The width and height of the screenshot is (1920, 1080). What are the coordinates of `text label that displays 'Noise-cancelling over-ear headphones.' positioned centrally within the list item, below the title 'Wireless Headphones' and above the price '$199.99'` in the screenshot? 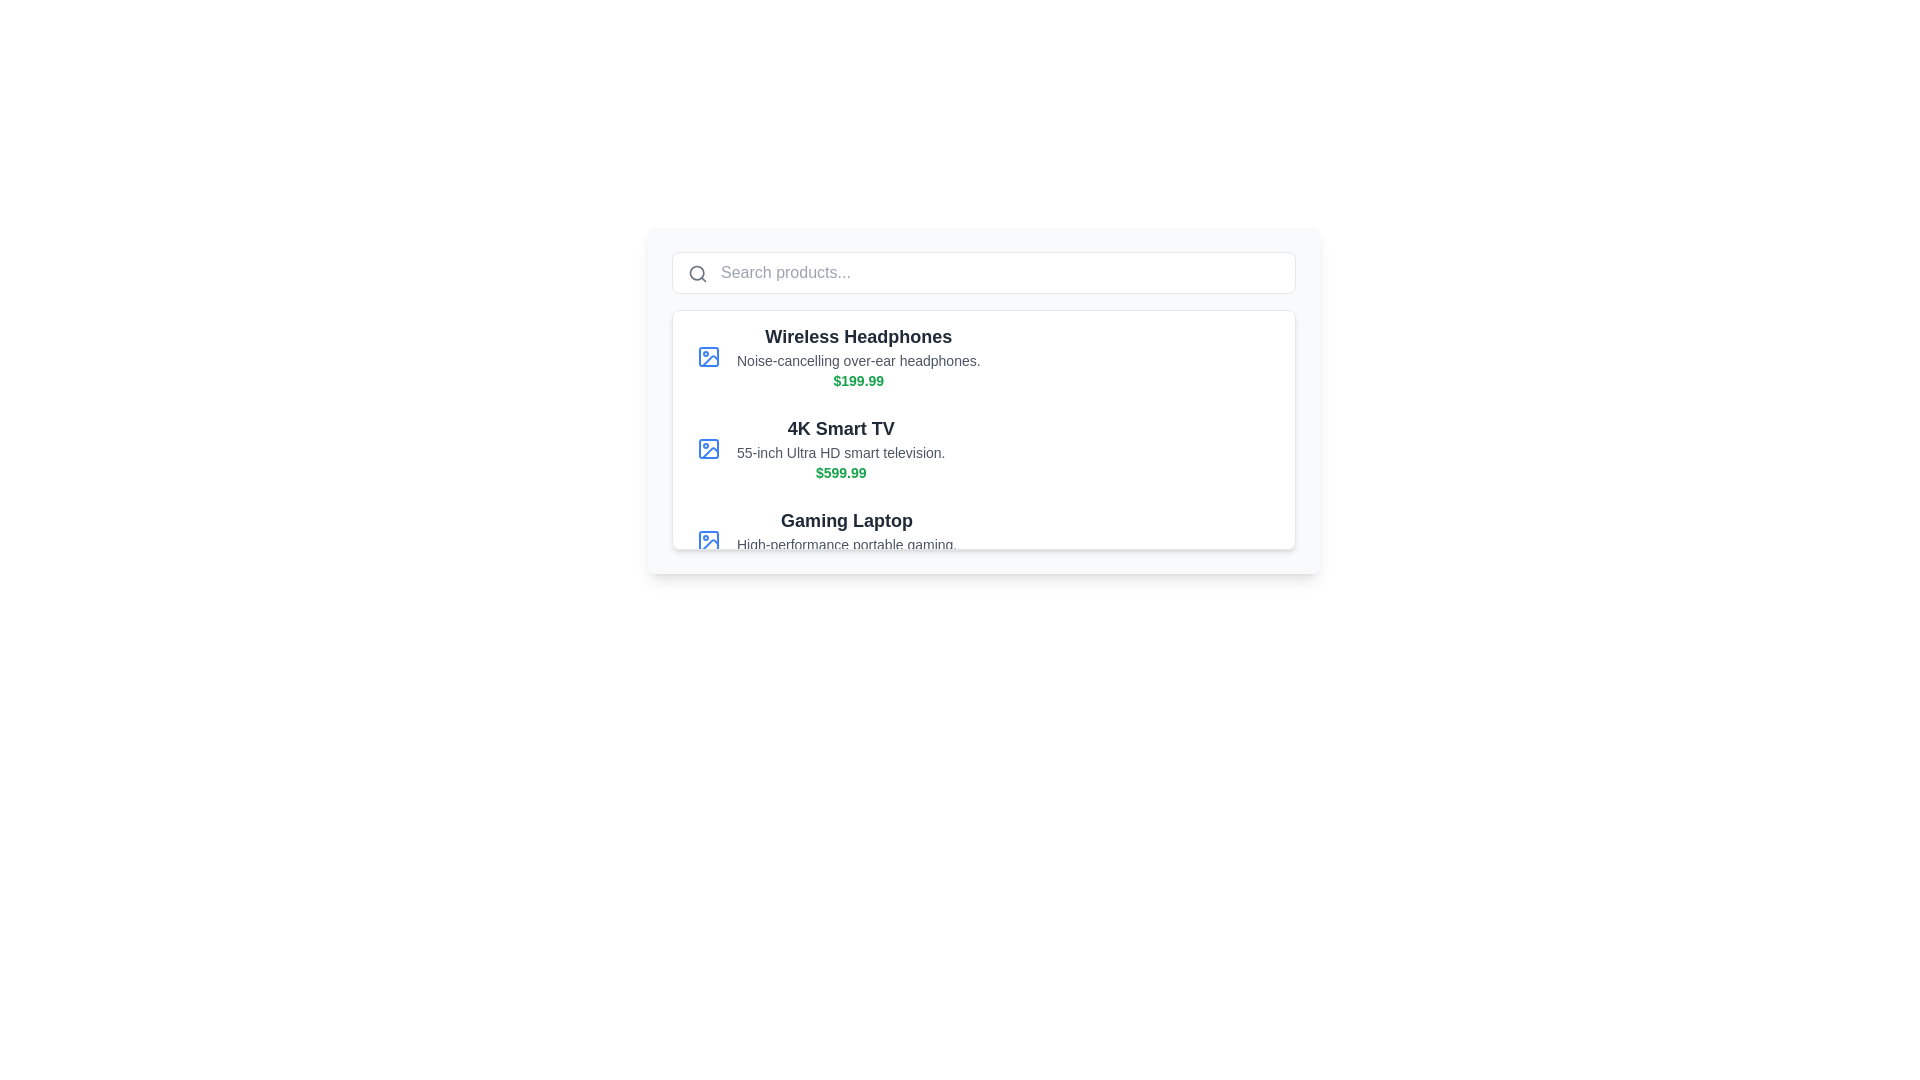 It's located at (858, 361).